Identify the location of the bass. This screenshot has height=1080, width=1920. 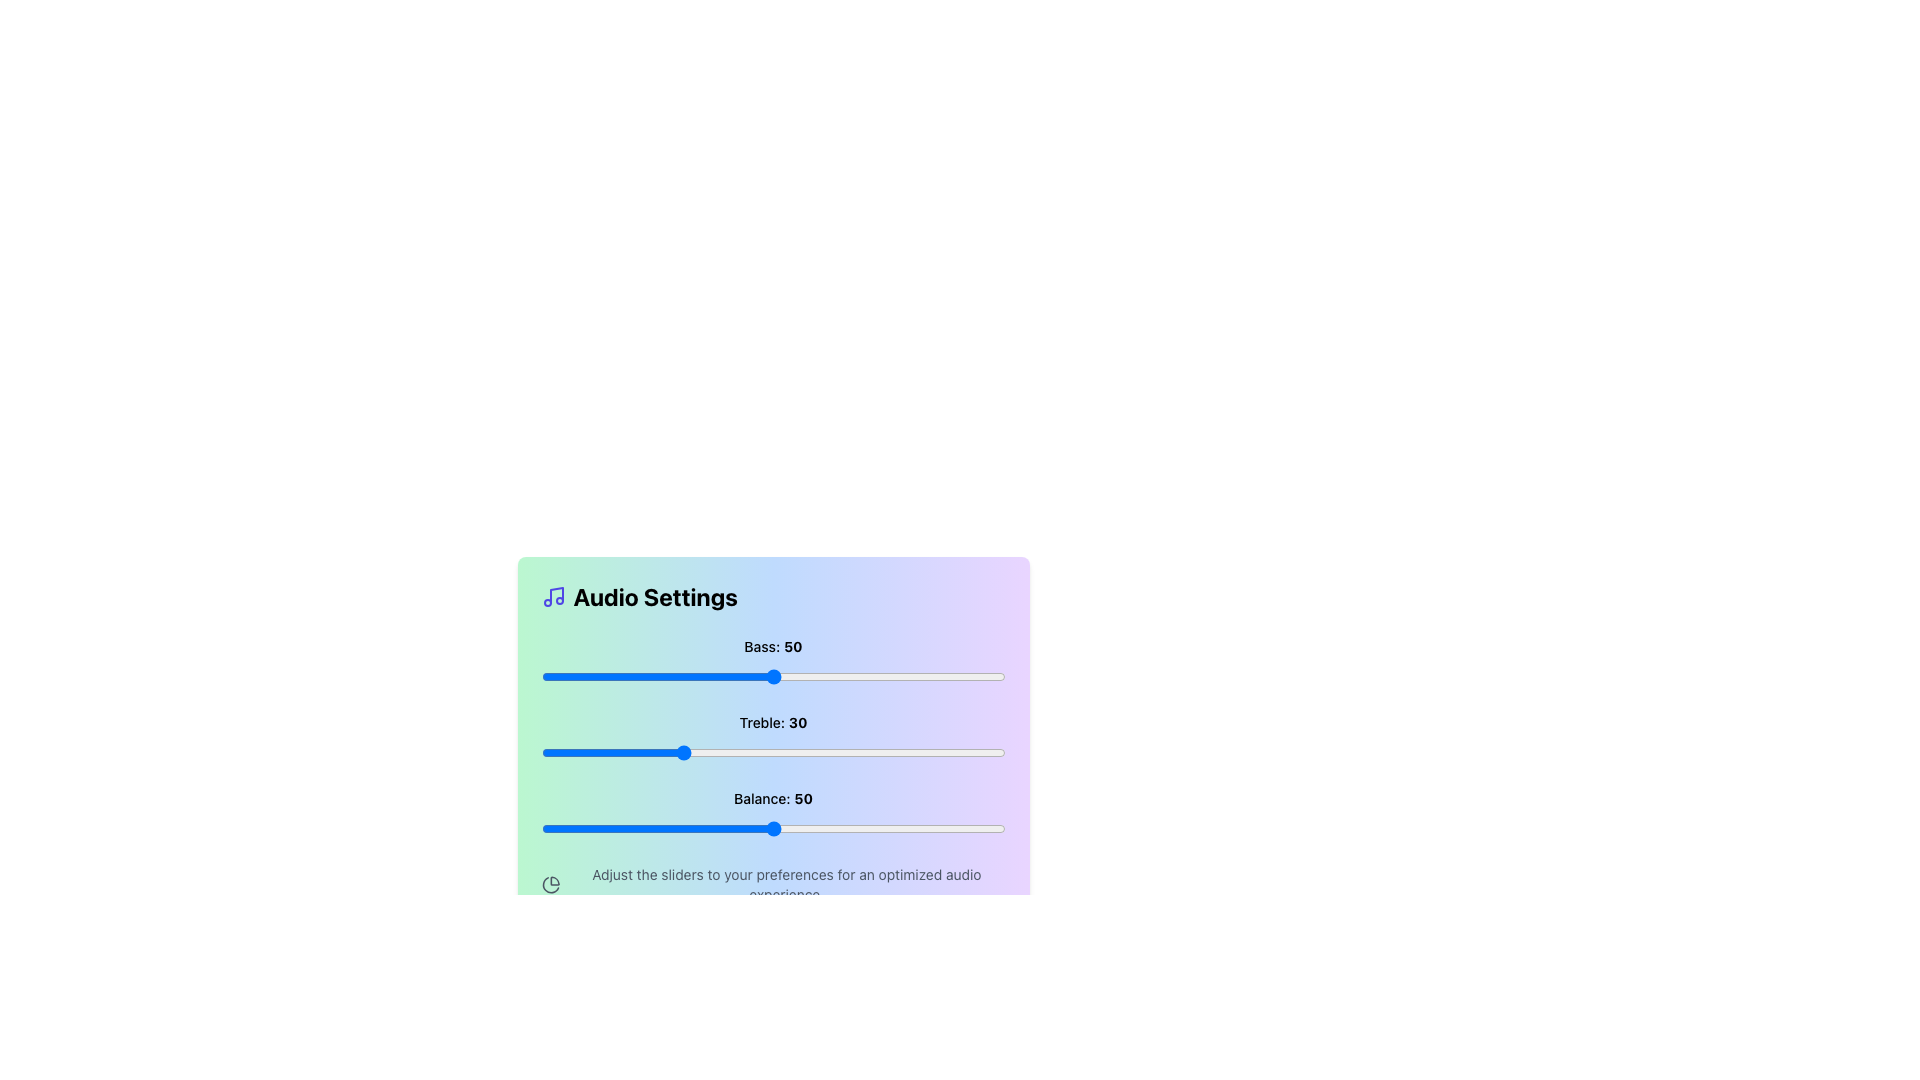
(690, 676).